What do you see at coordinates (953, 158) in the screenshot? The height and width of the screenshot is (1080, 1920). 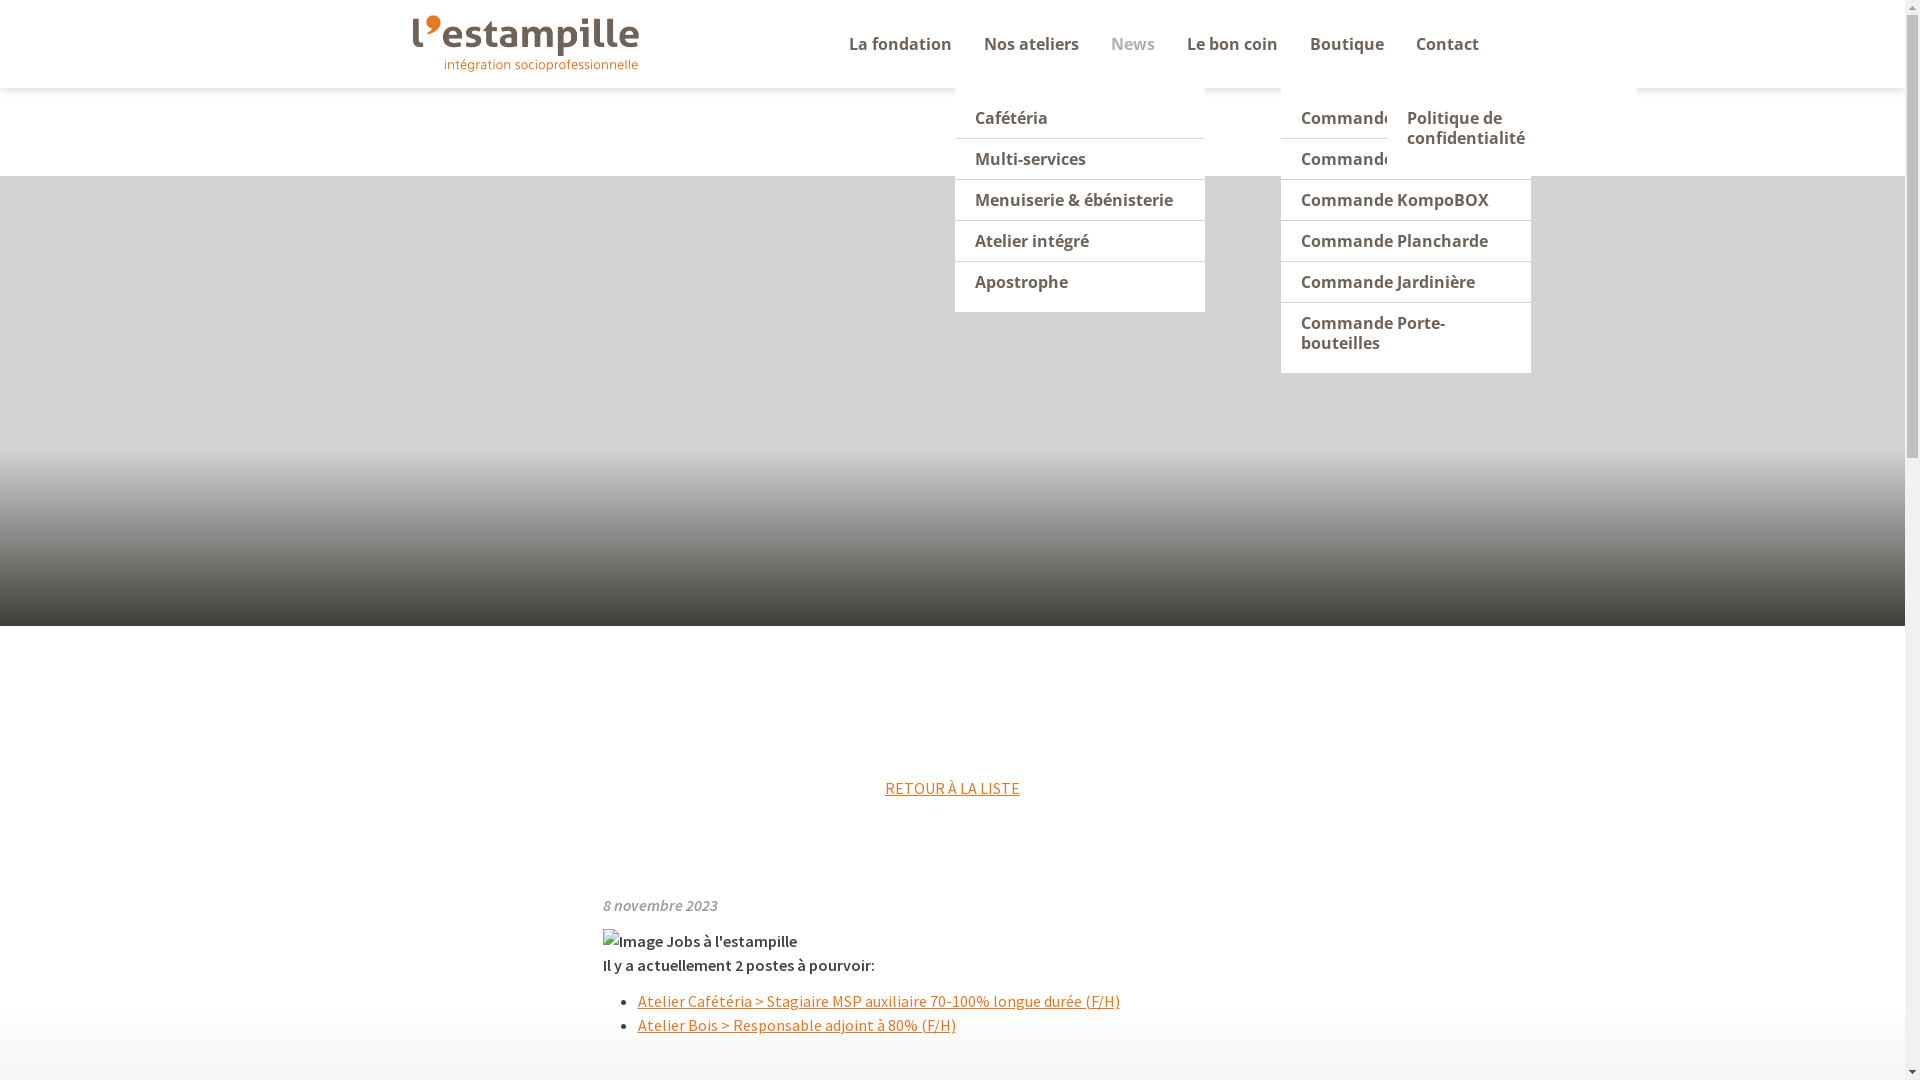 I see `'Multi-services'` at bounding box center [953, 158].